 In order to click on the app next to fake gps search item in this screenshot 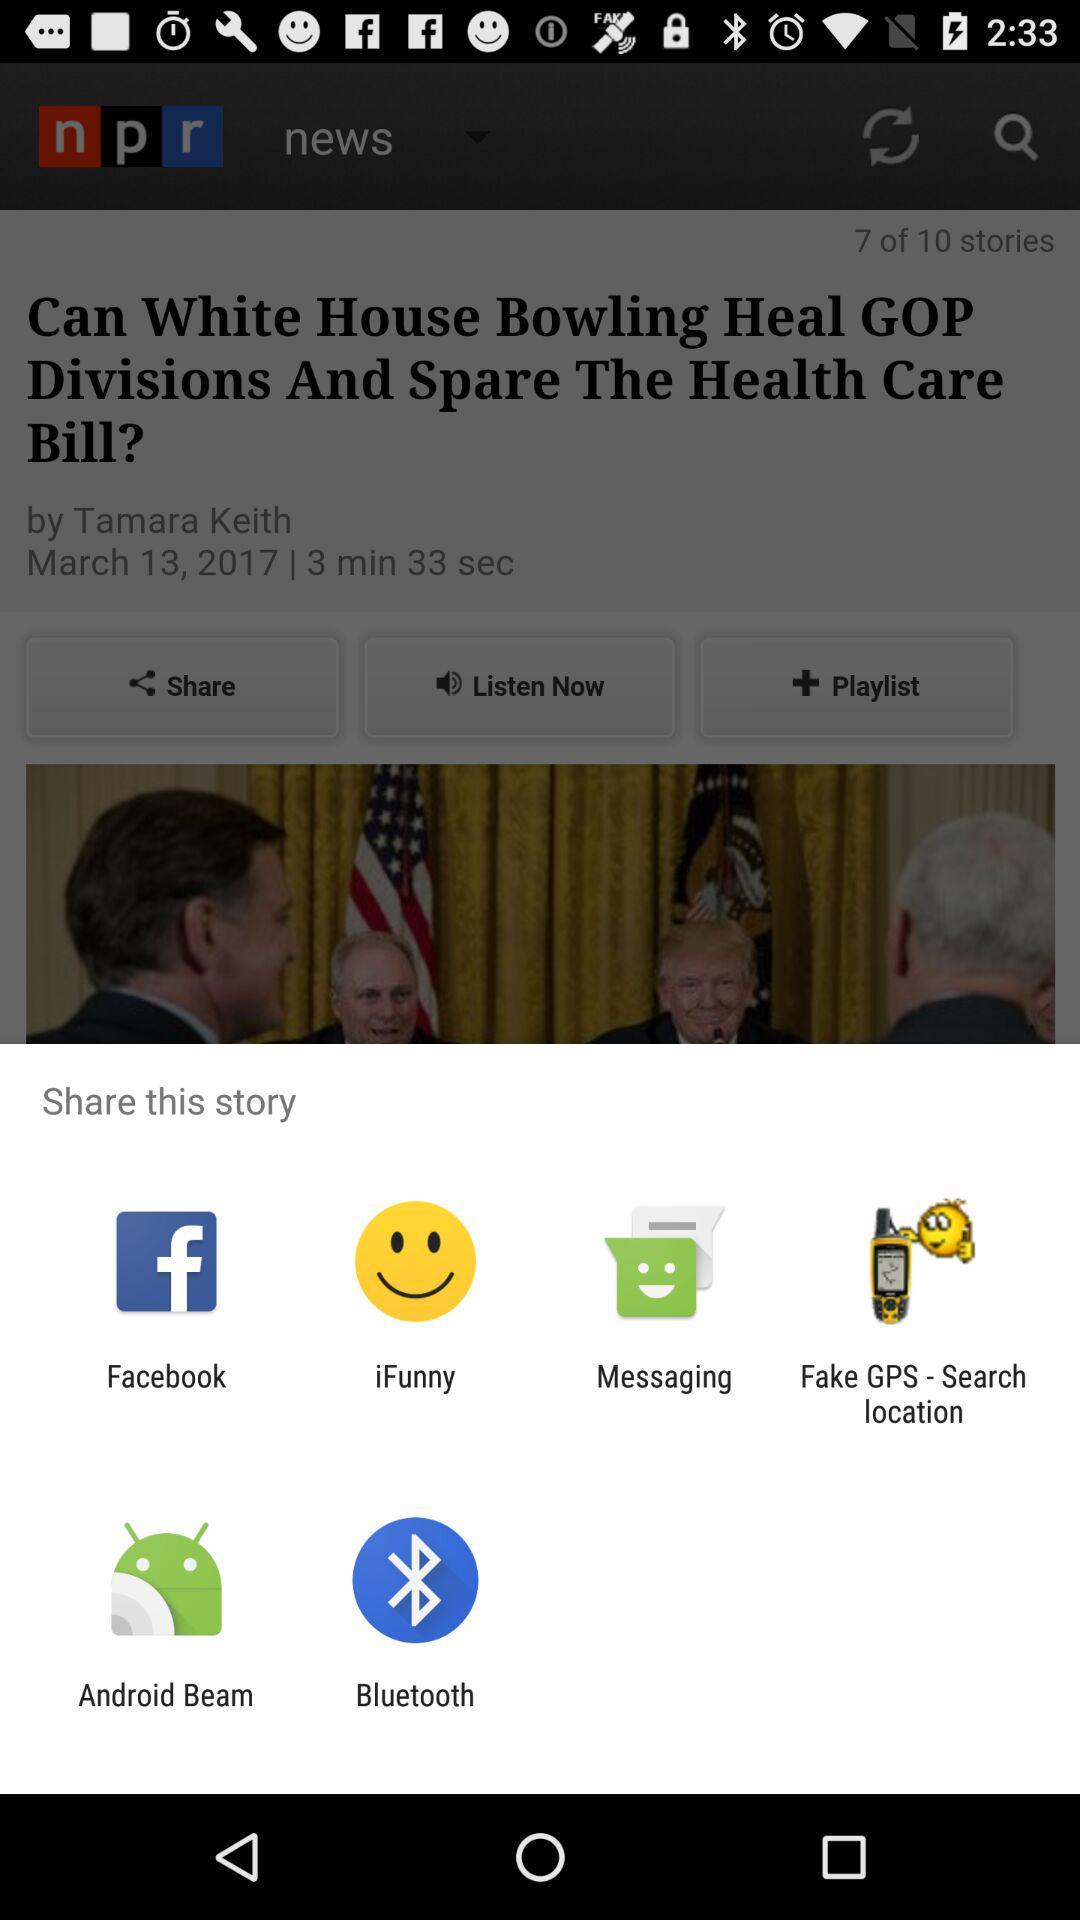, I will do `click(664, 1392)`.